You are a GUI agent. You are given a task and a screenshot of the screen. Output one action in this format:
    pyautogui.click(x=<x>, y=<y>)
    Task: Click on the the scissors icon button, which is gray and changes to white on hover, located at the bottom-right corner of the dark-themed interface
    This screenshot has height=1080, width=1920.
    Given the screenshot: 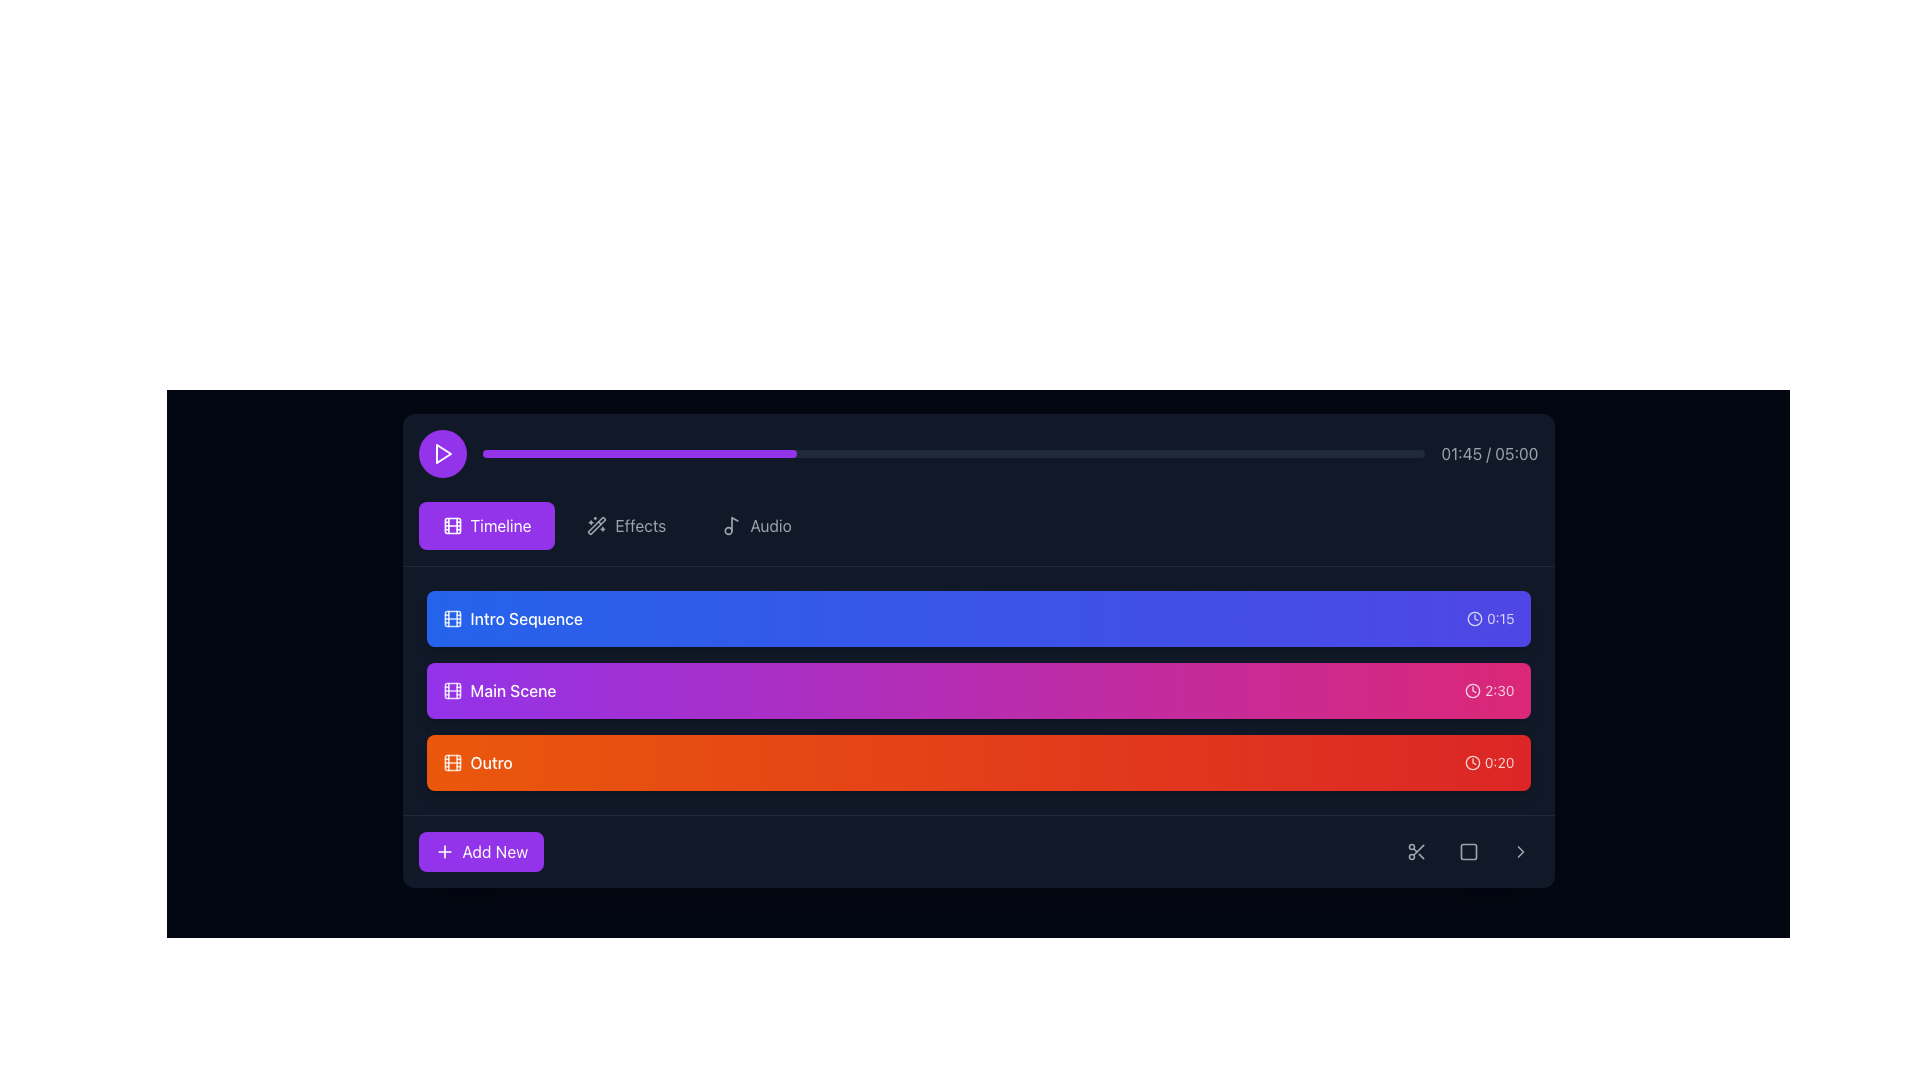 What is the action you would take?
    pyautogui.click(x=1415, y=852)
    